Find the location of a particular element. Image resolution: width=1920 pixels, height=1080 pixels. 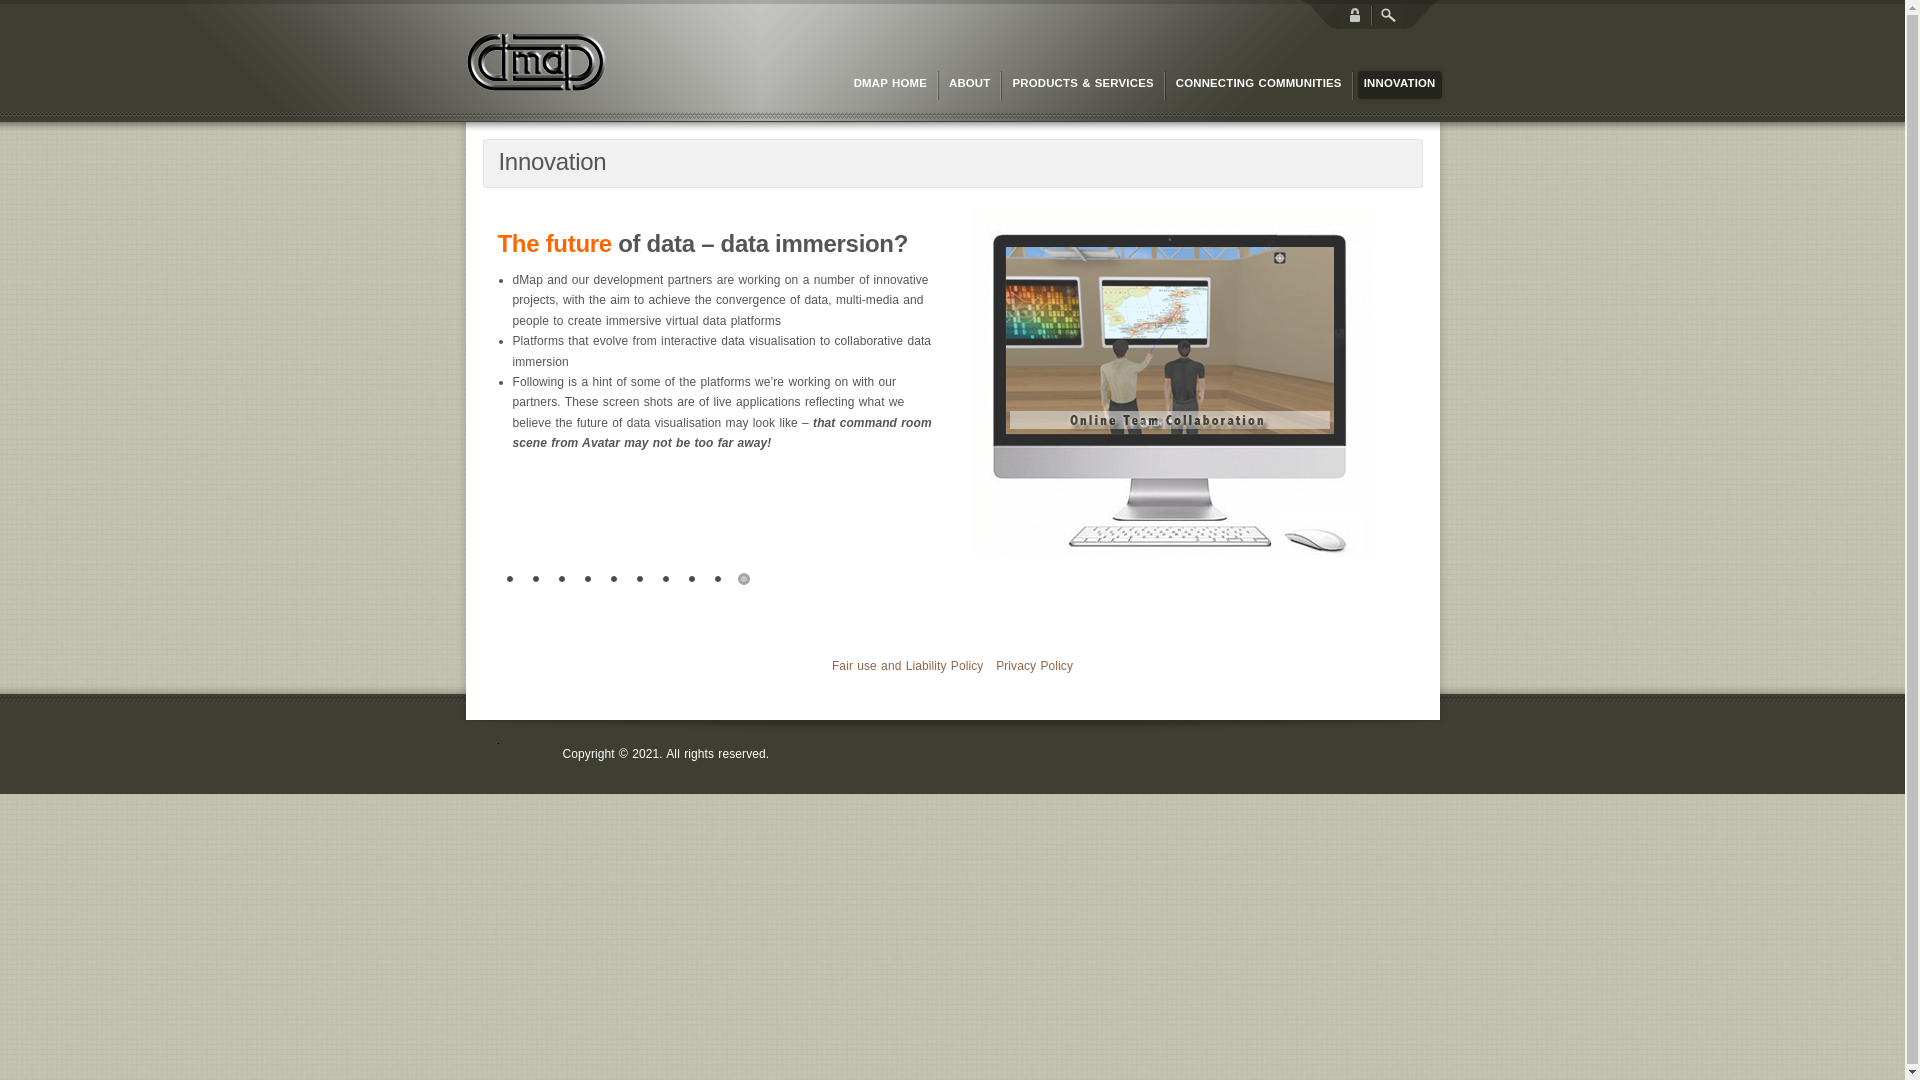

'CONNECTING COMMUNITIES' is located at coordinates (1257, 83).